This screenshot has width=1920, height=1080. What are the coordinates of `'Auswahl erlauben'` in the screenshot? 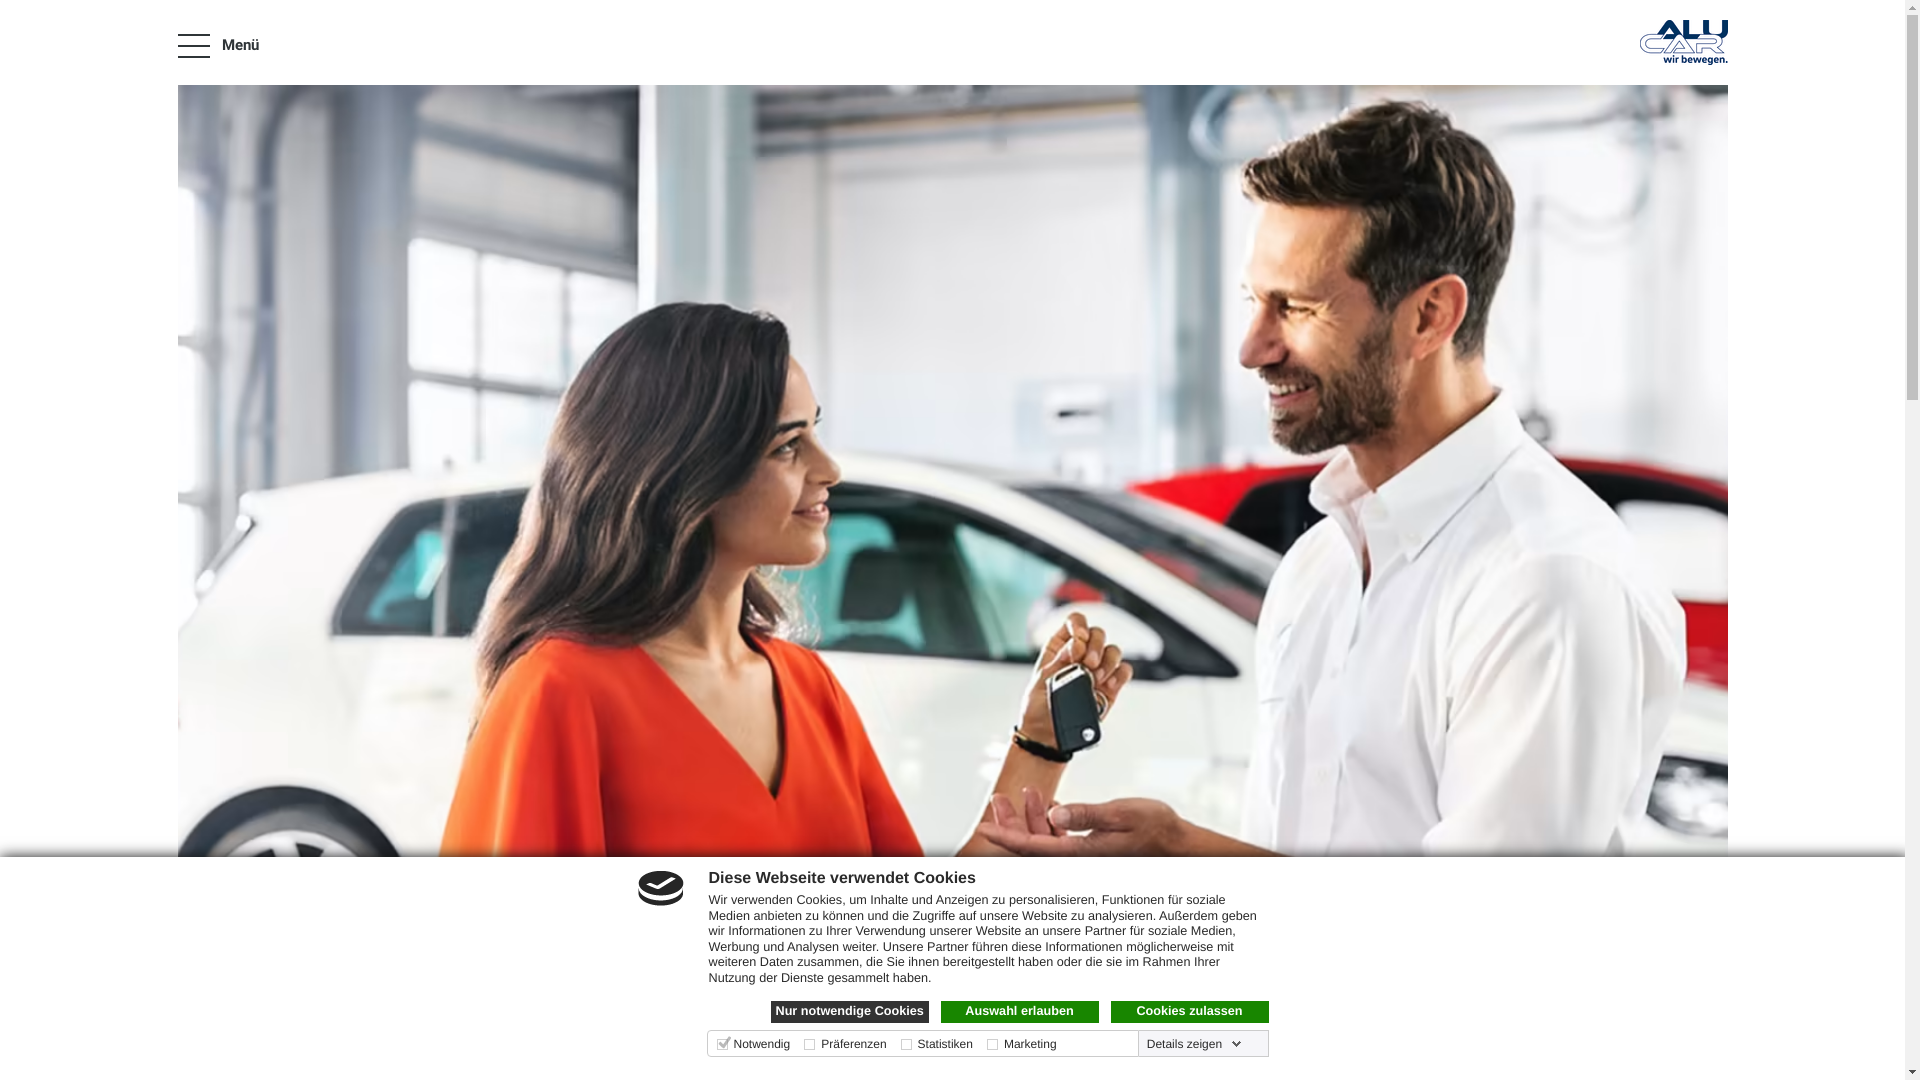 It's located at (1018, 1011).